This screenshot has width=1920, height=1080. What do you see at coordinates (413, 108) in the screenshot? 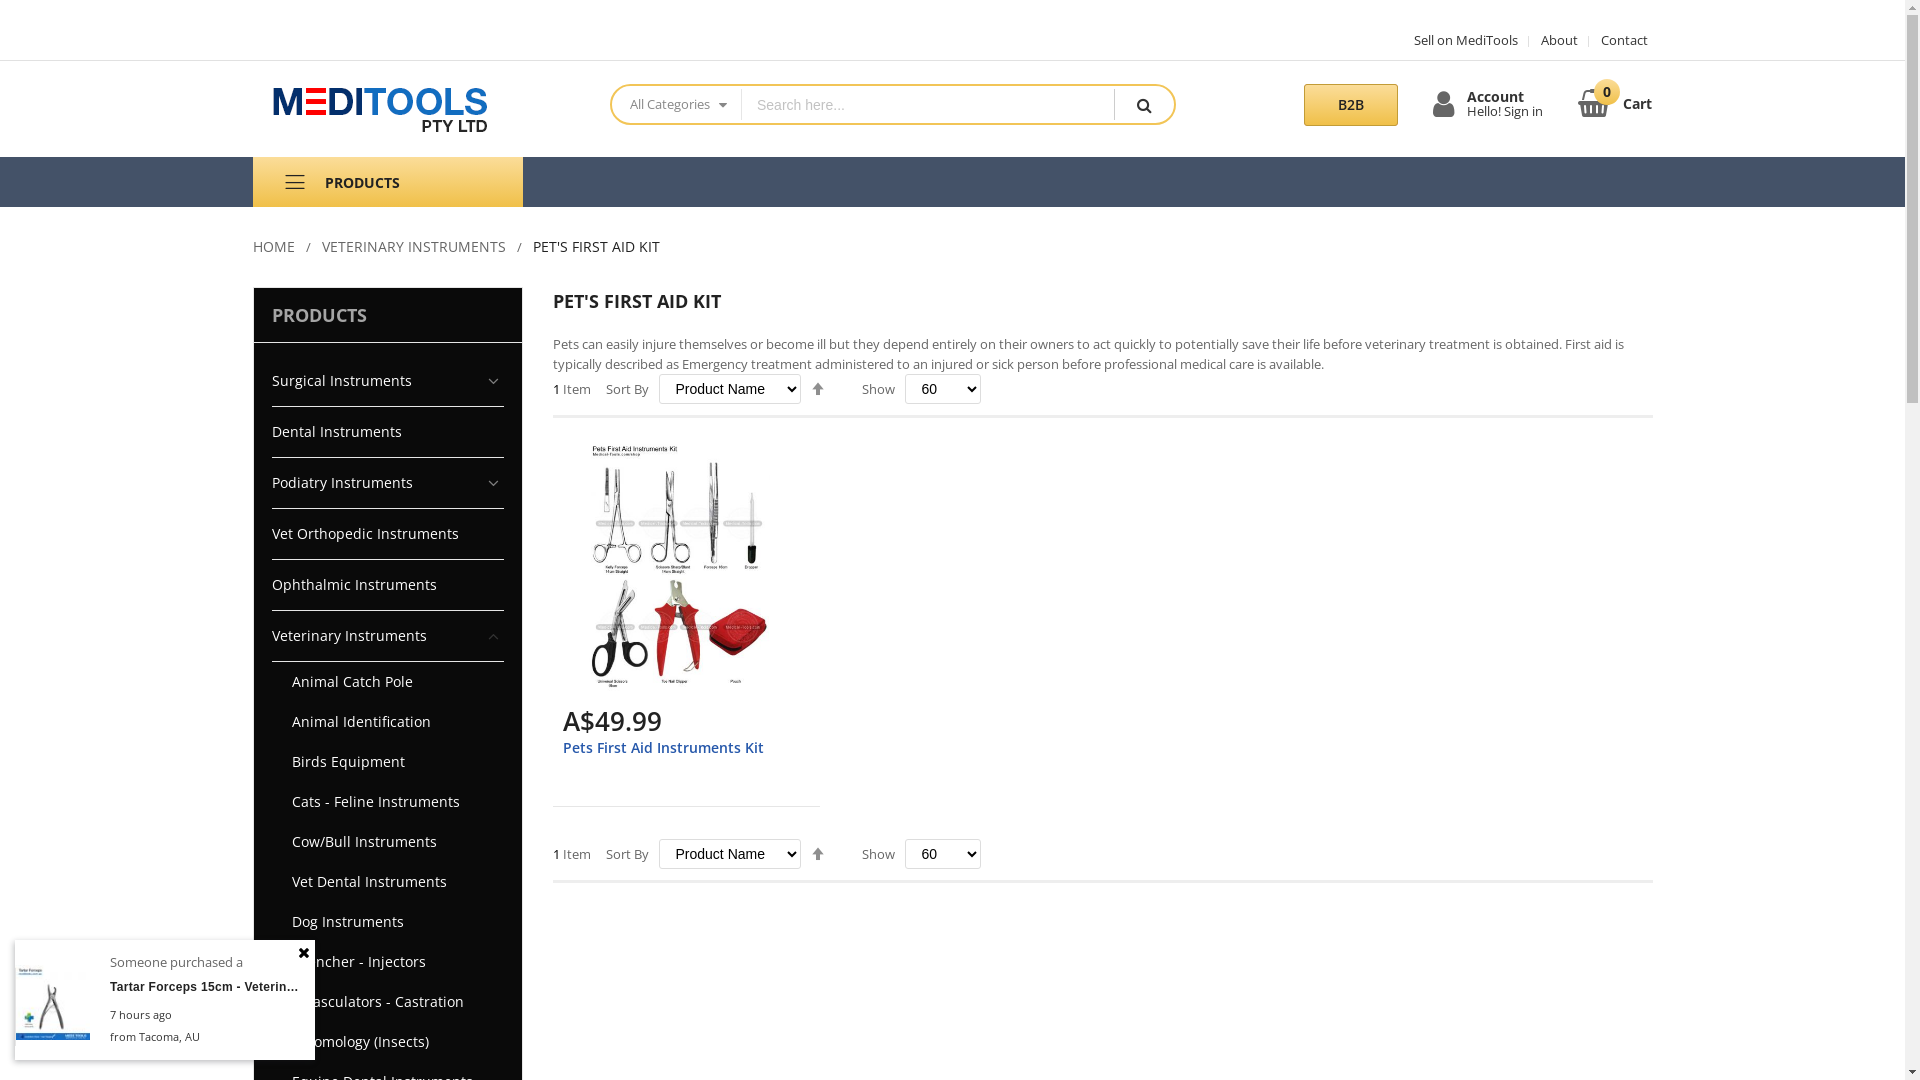
I see `'MediTools Website'` at bounding box center [413, 108].